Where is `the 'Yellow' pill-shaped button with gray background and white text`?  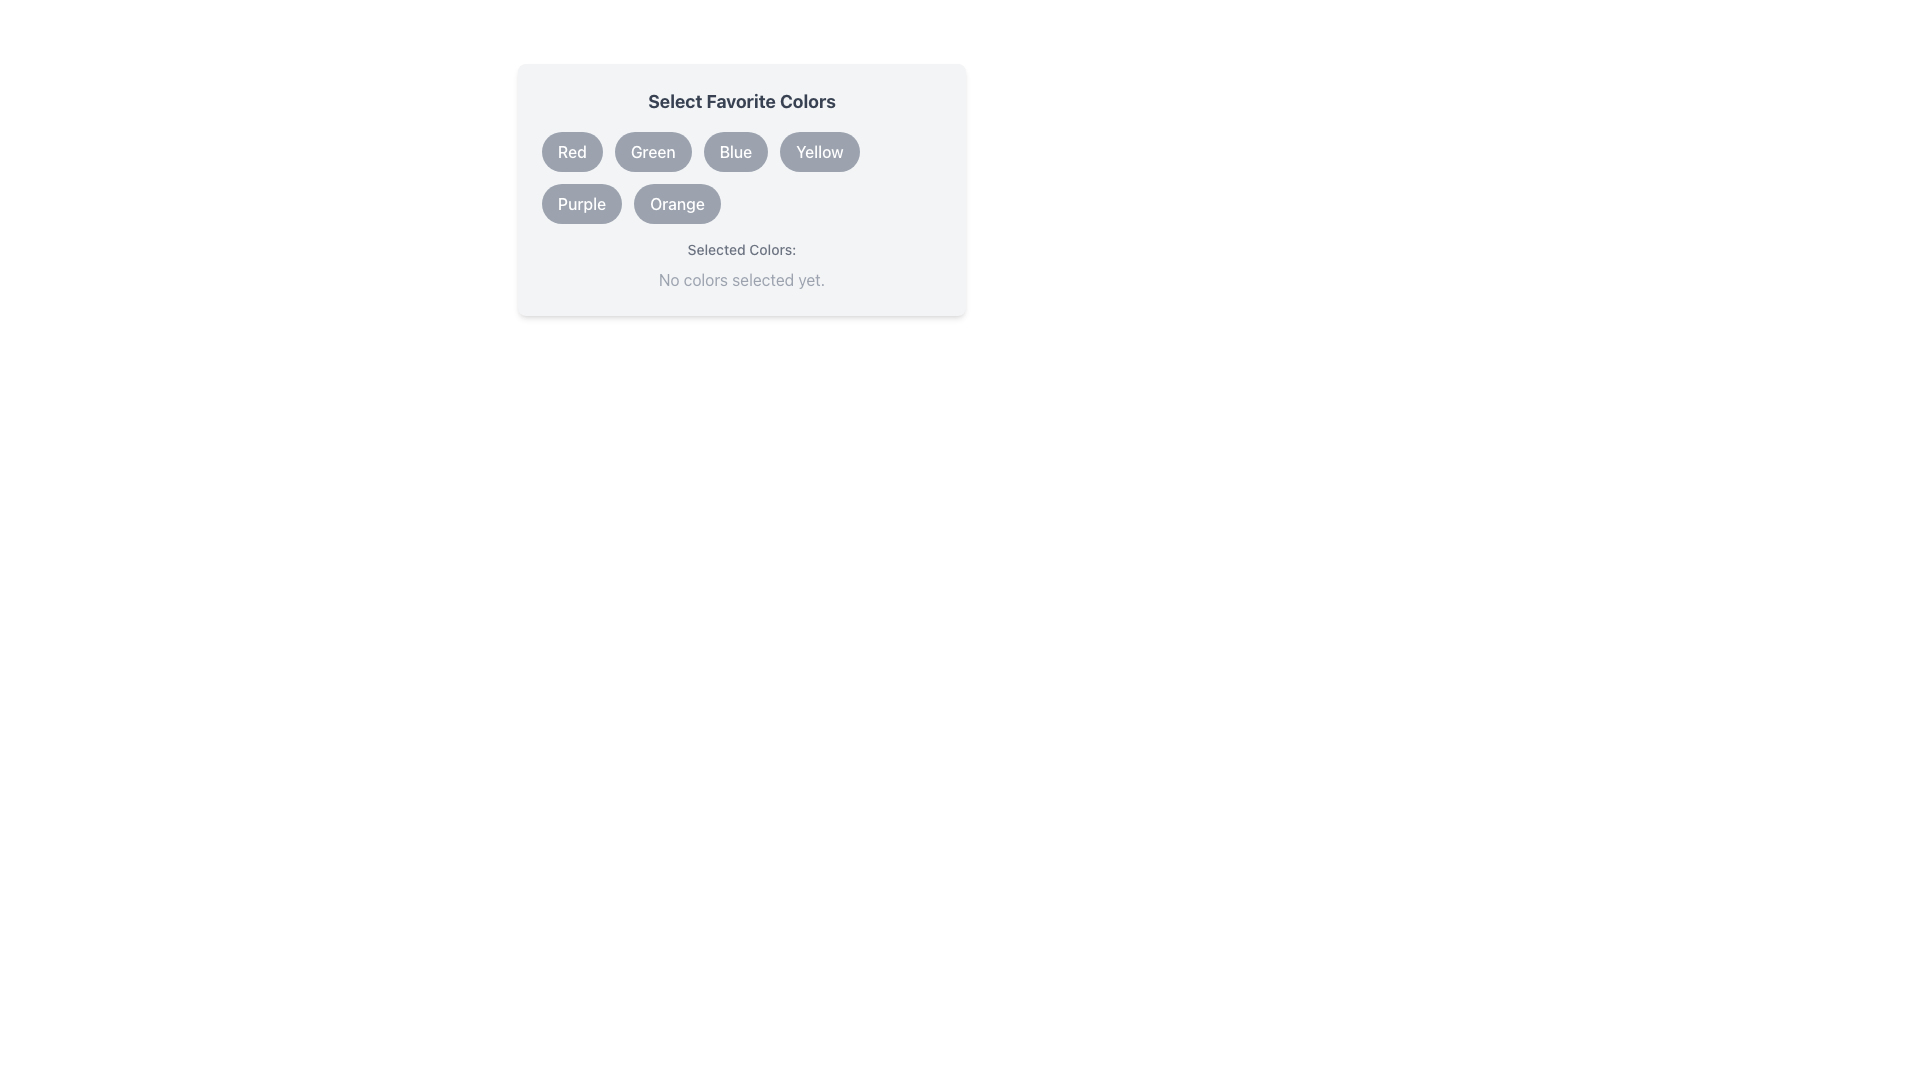 the 'Yellow' pill-shaped button with gray background and white text is located at coordinates (819, 150).